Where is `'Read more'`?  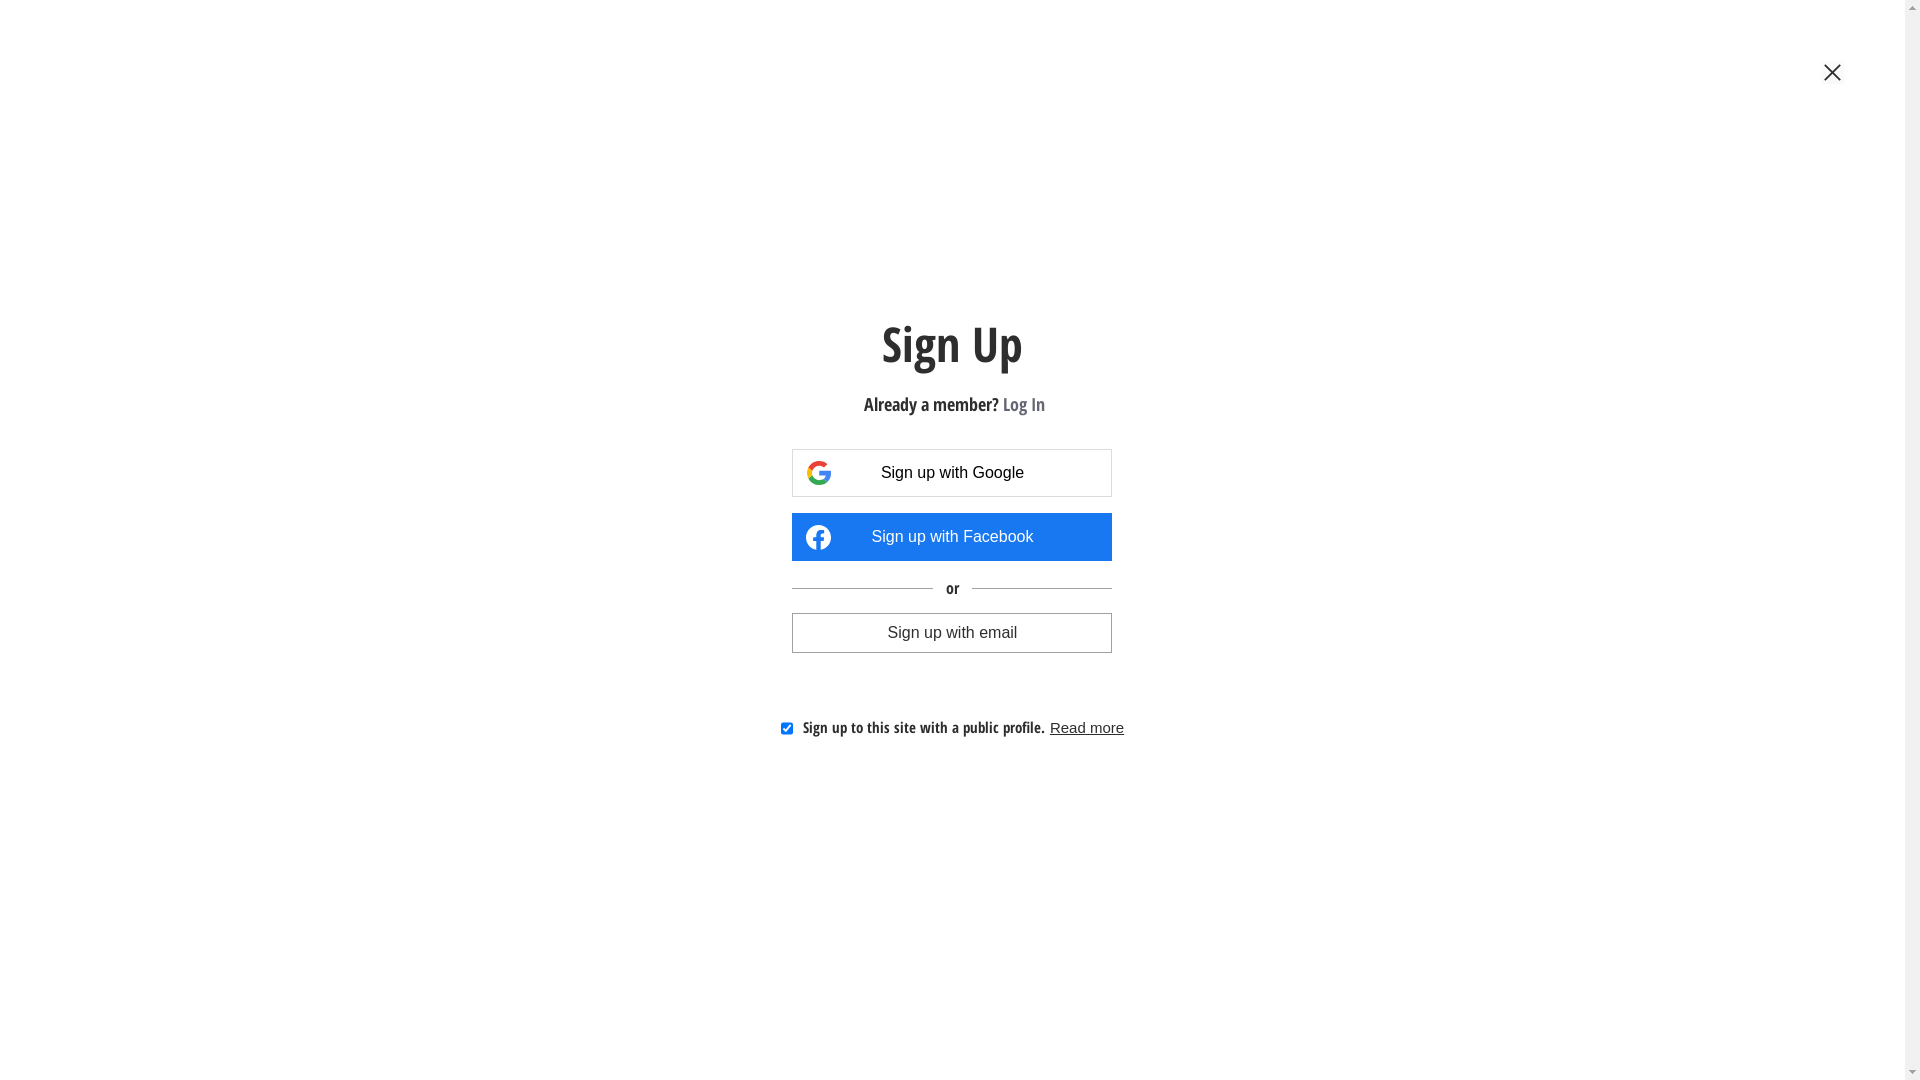 'Read more' is located at coordinates (1049, 727).